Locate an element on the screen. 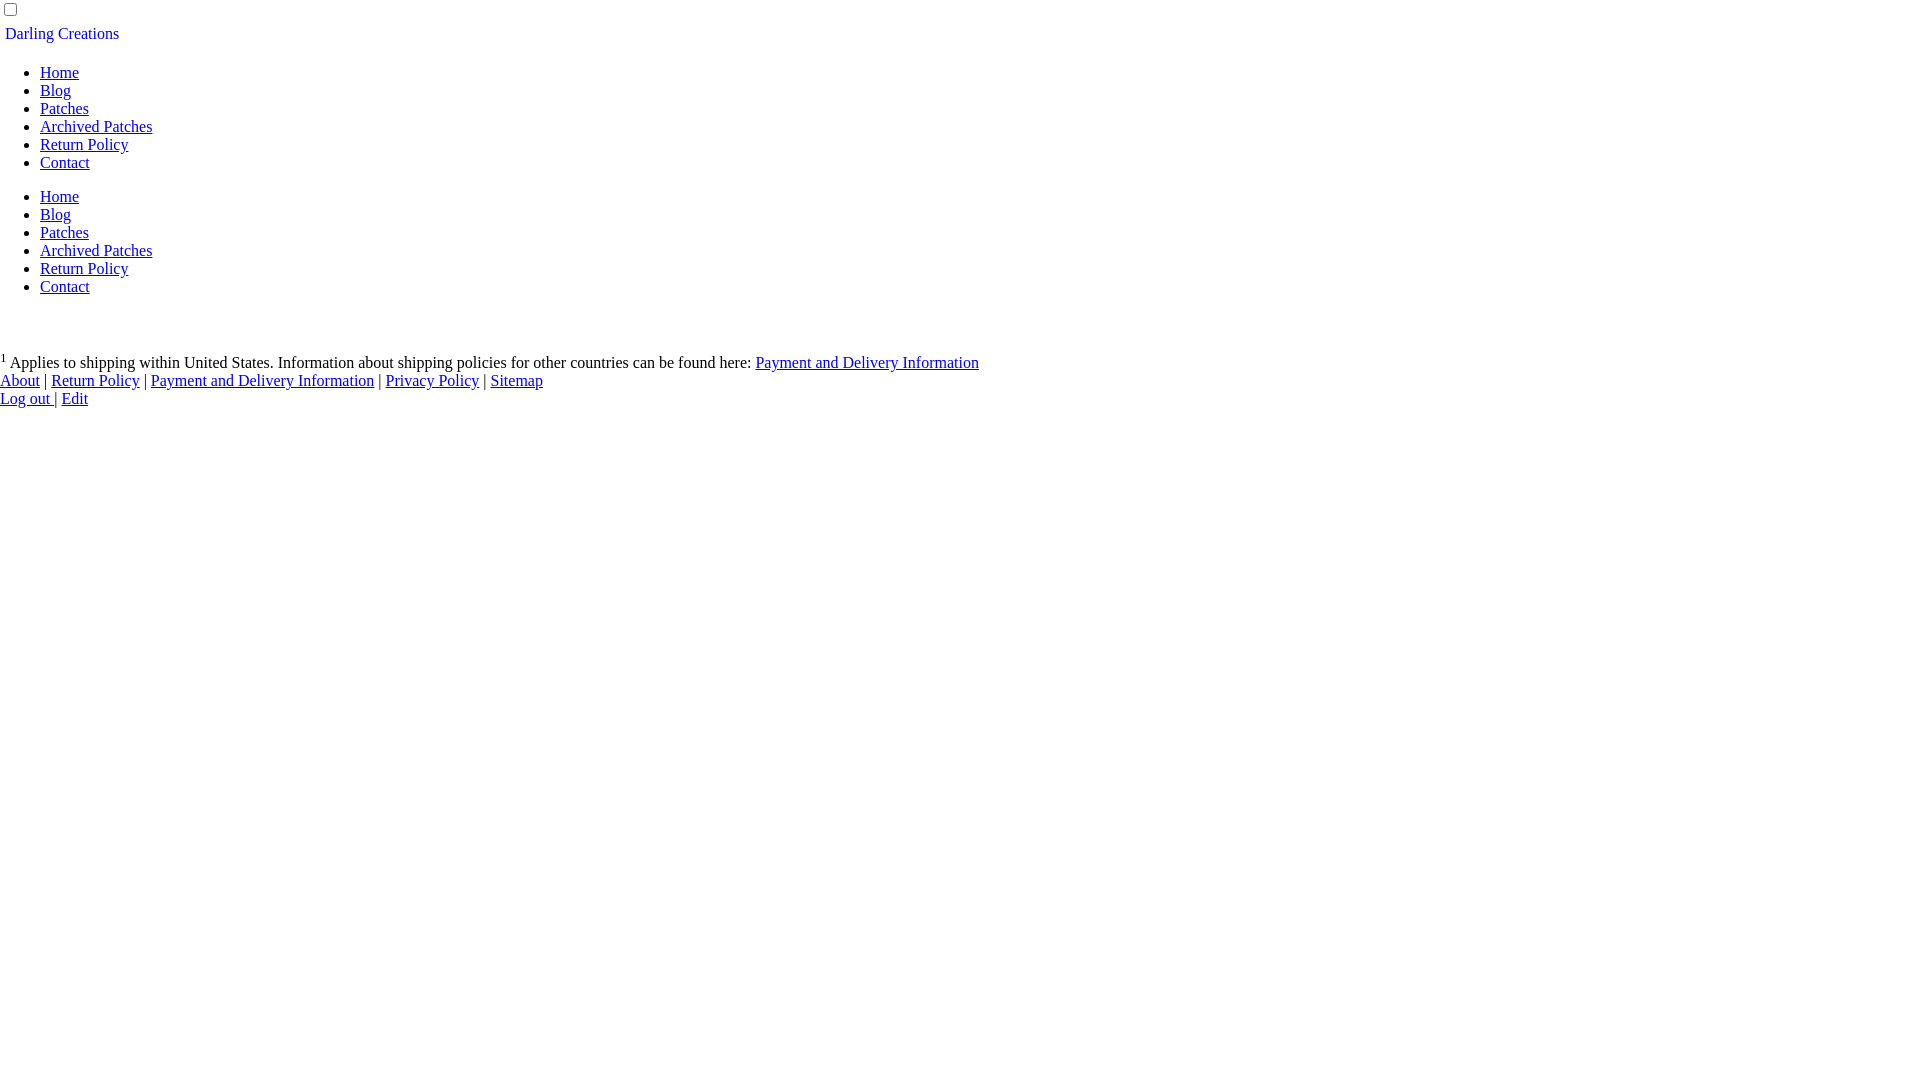 Image resolution: width=1920 pixels, height=1080 pixels. 'Home' is located at coordinates (39, 196).